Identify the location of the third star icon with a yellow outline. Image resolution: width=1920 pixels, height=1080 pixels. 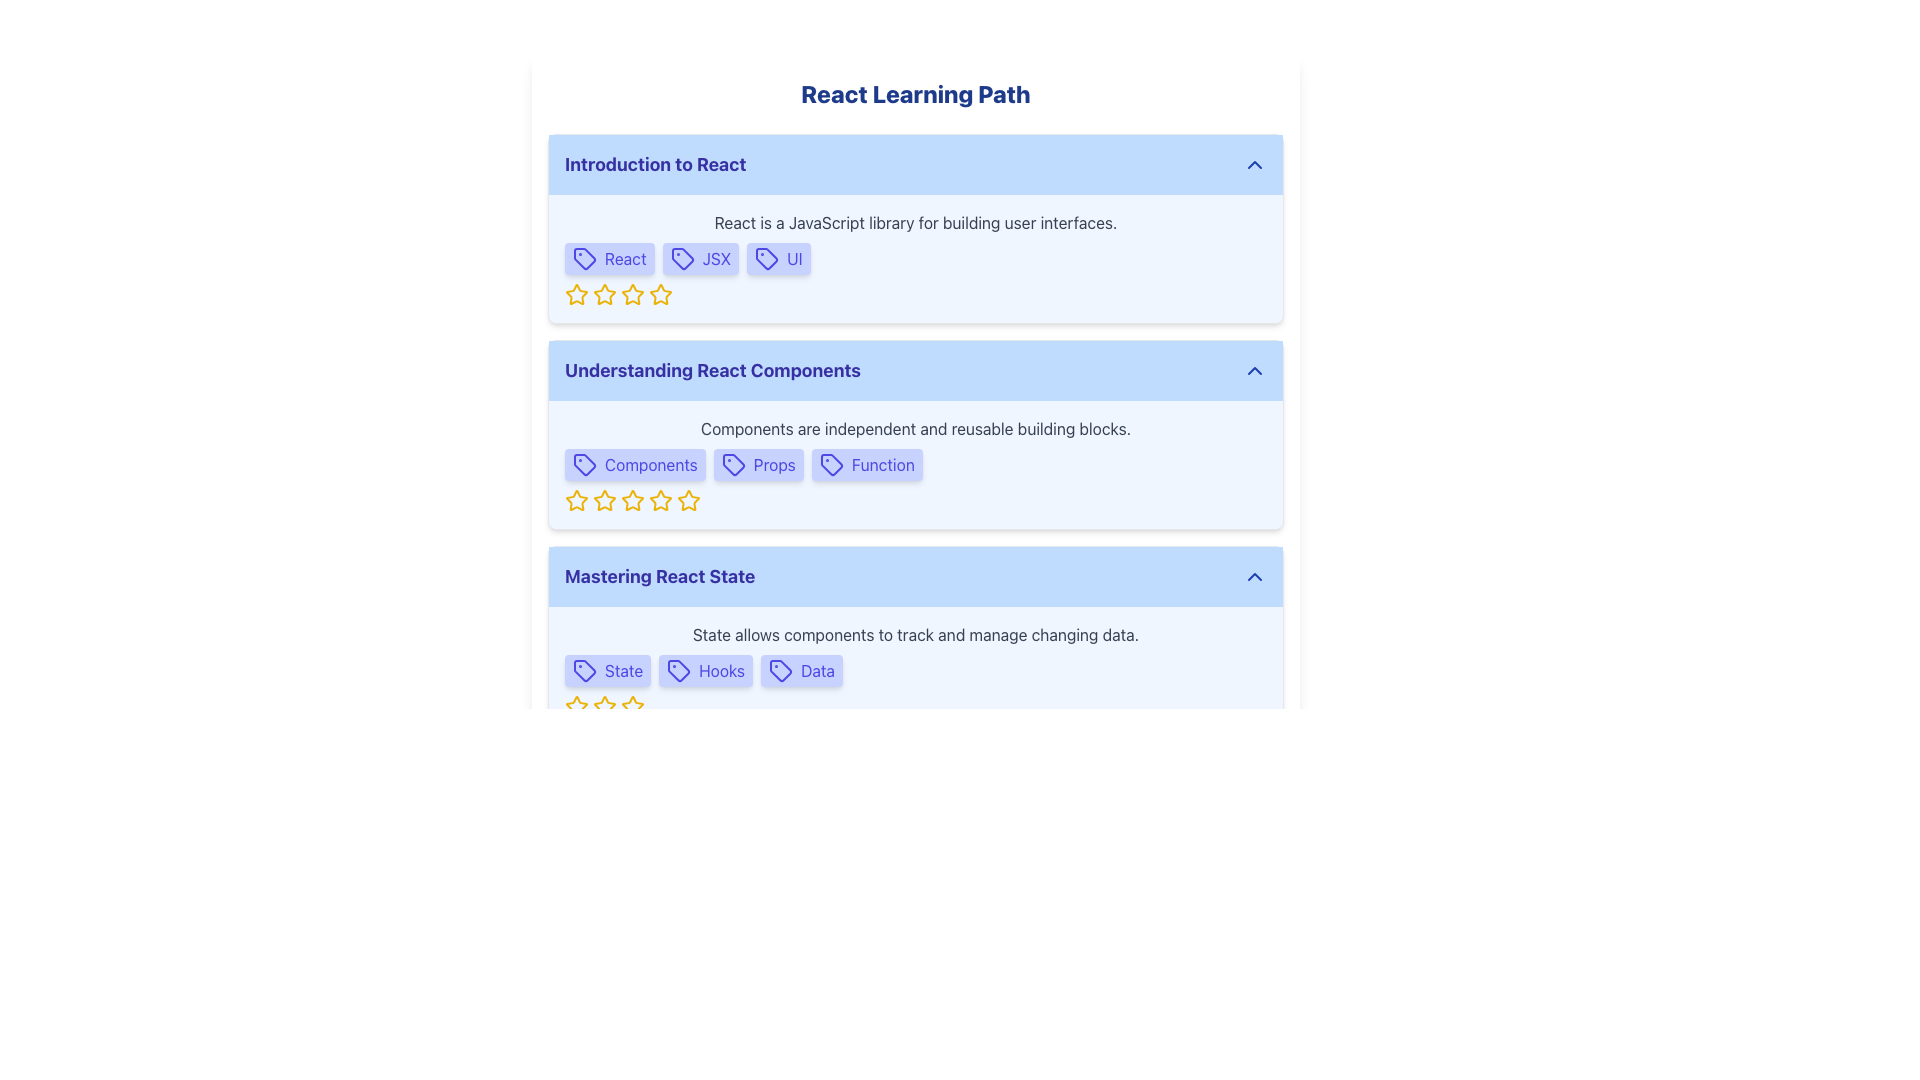
(632, 499).